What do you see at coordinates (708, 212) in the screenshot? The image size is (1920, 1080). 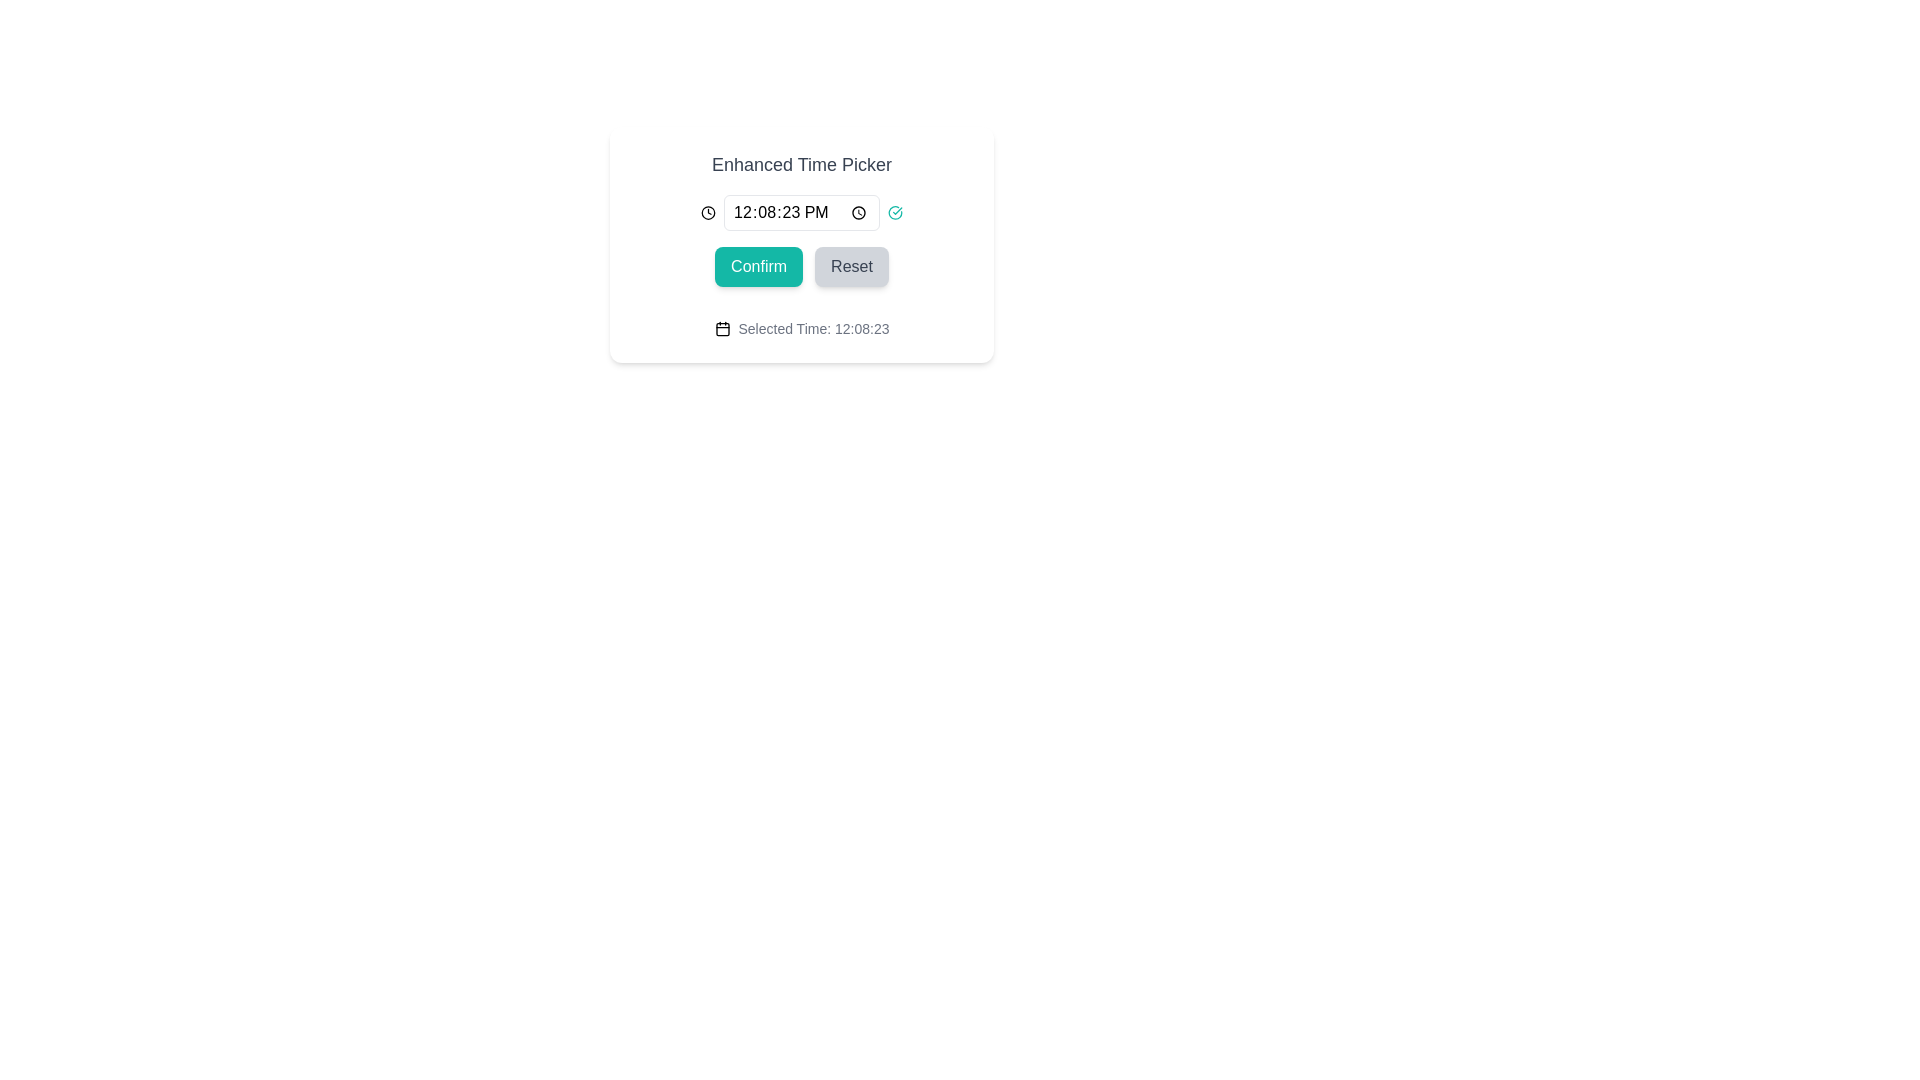 I see `outer circular outline of the clock icon, which is part of a vector image representation, for debugging purposes` at bounding box center [708, 212].